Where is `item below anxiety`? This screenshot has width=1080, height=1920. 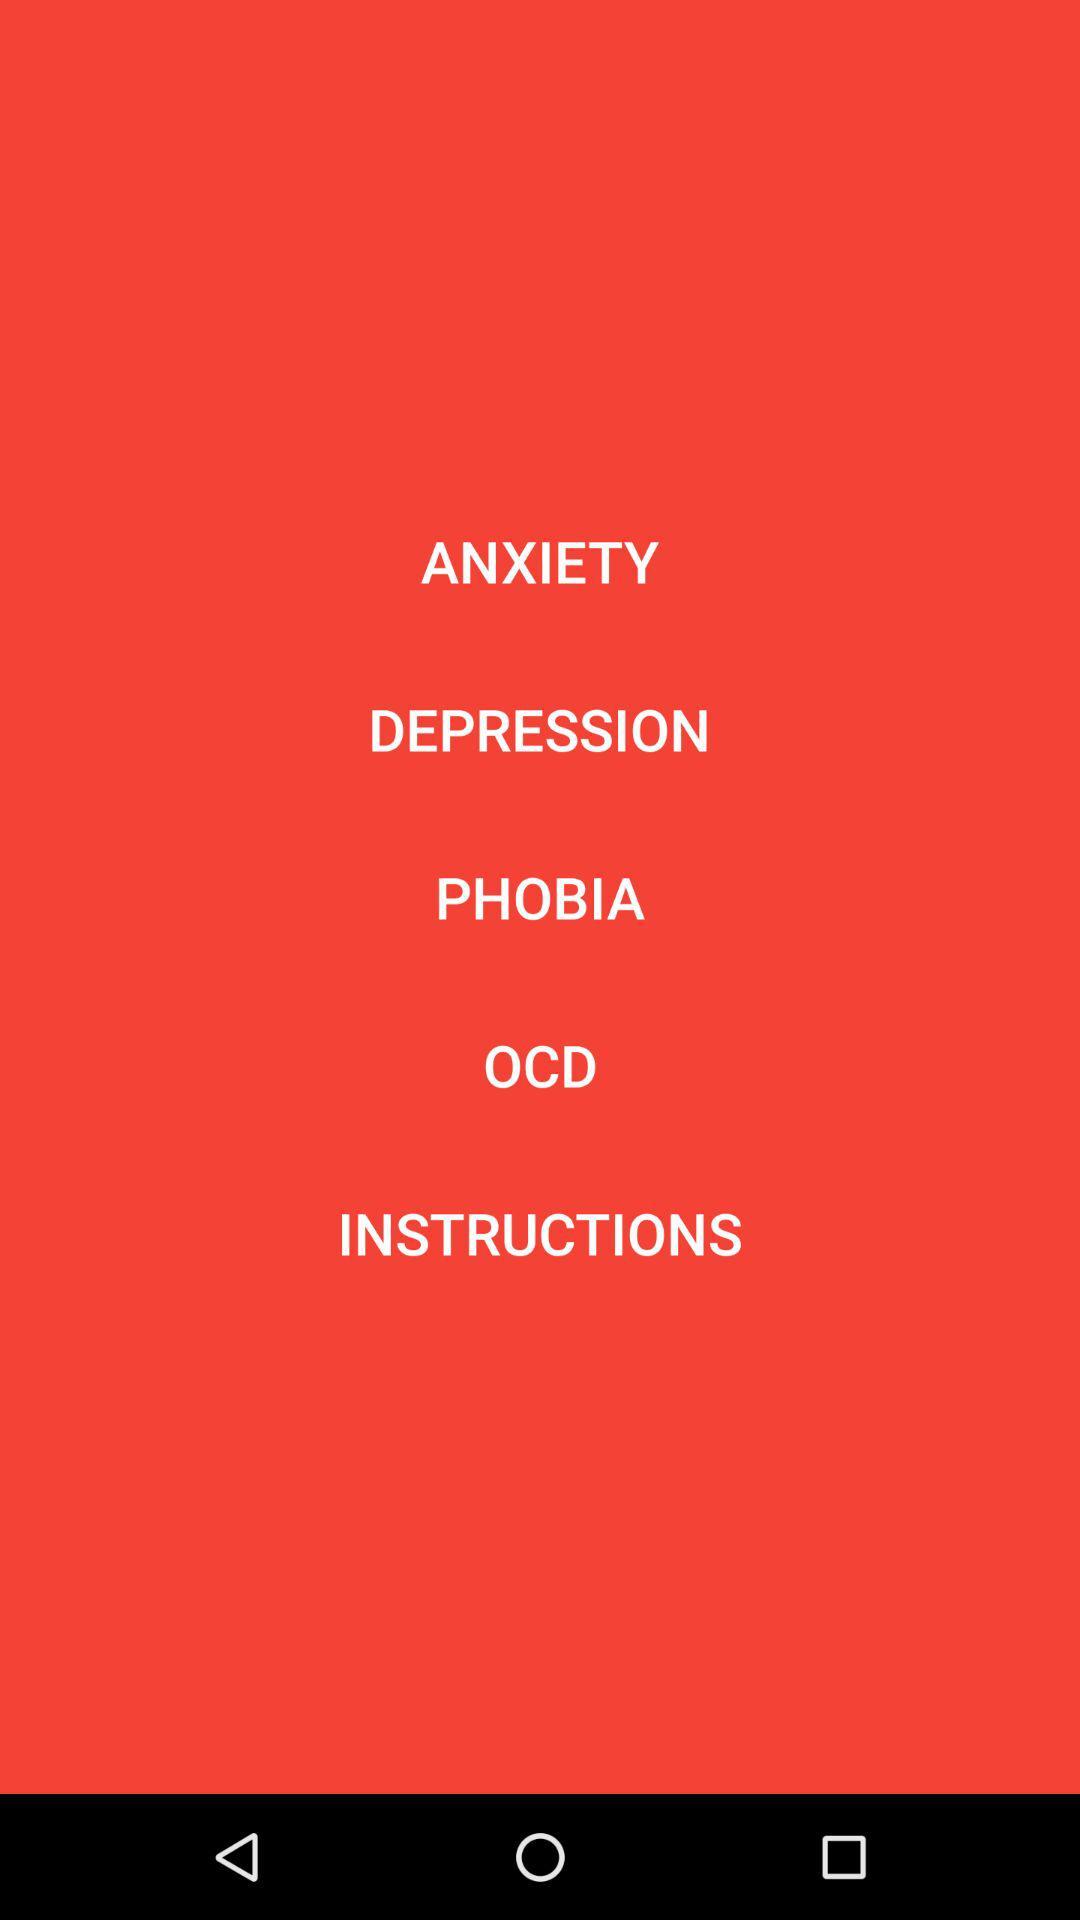 item below anxiety is located at coordinates (538, 728).